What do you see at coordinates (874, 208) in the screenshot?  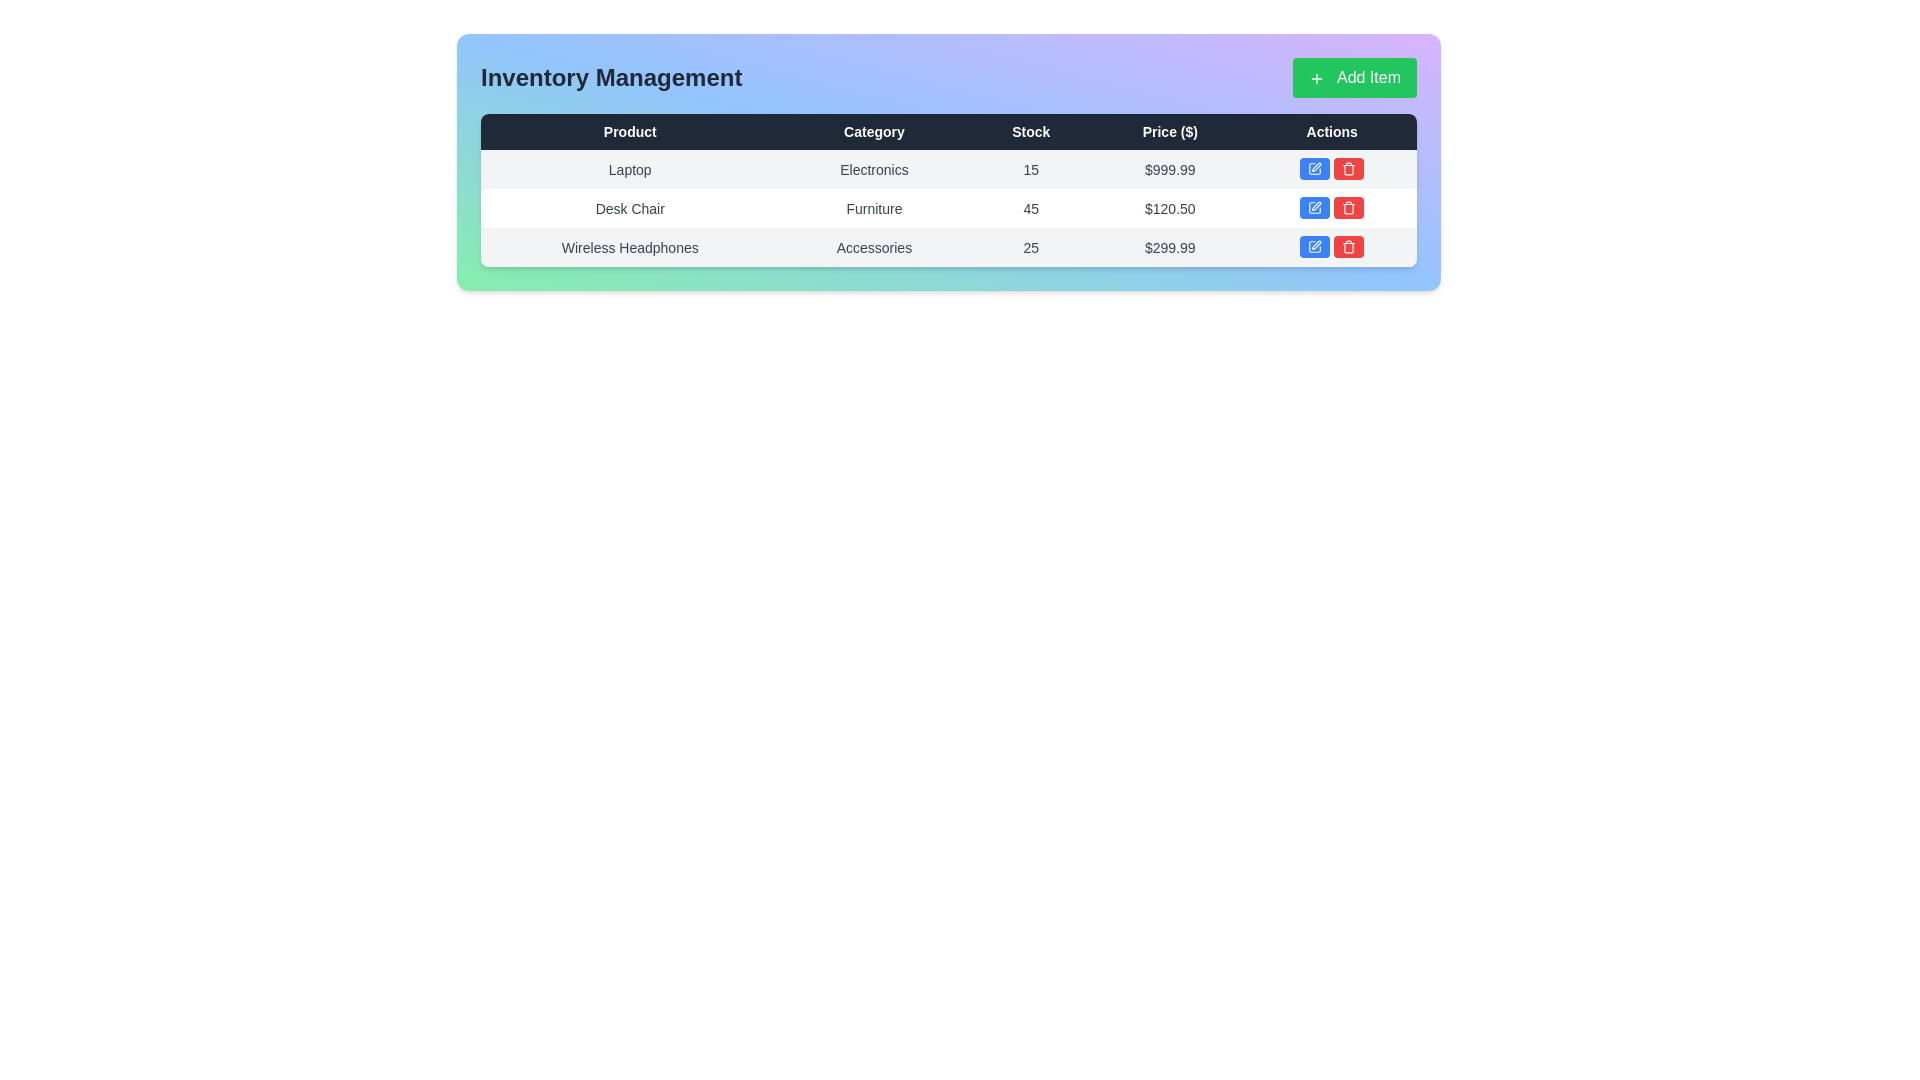 I see `the Text Label indicating the product category for the Desk Chair row in the table layout, which provides contextual information about the listed product` at bounding box center [874, 208].